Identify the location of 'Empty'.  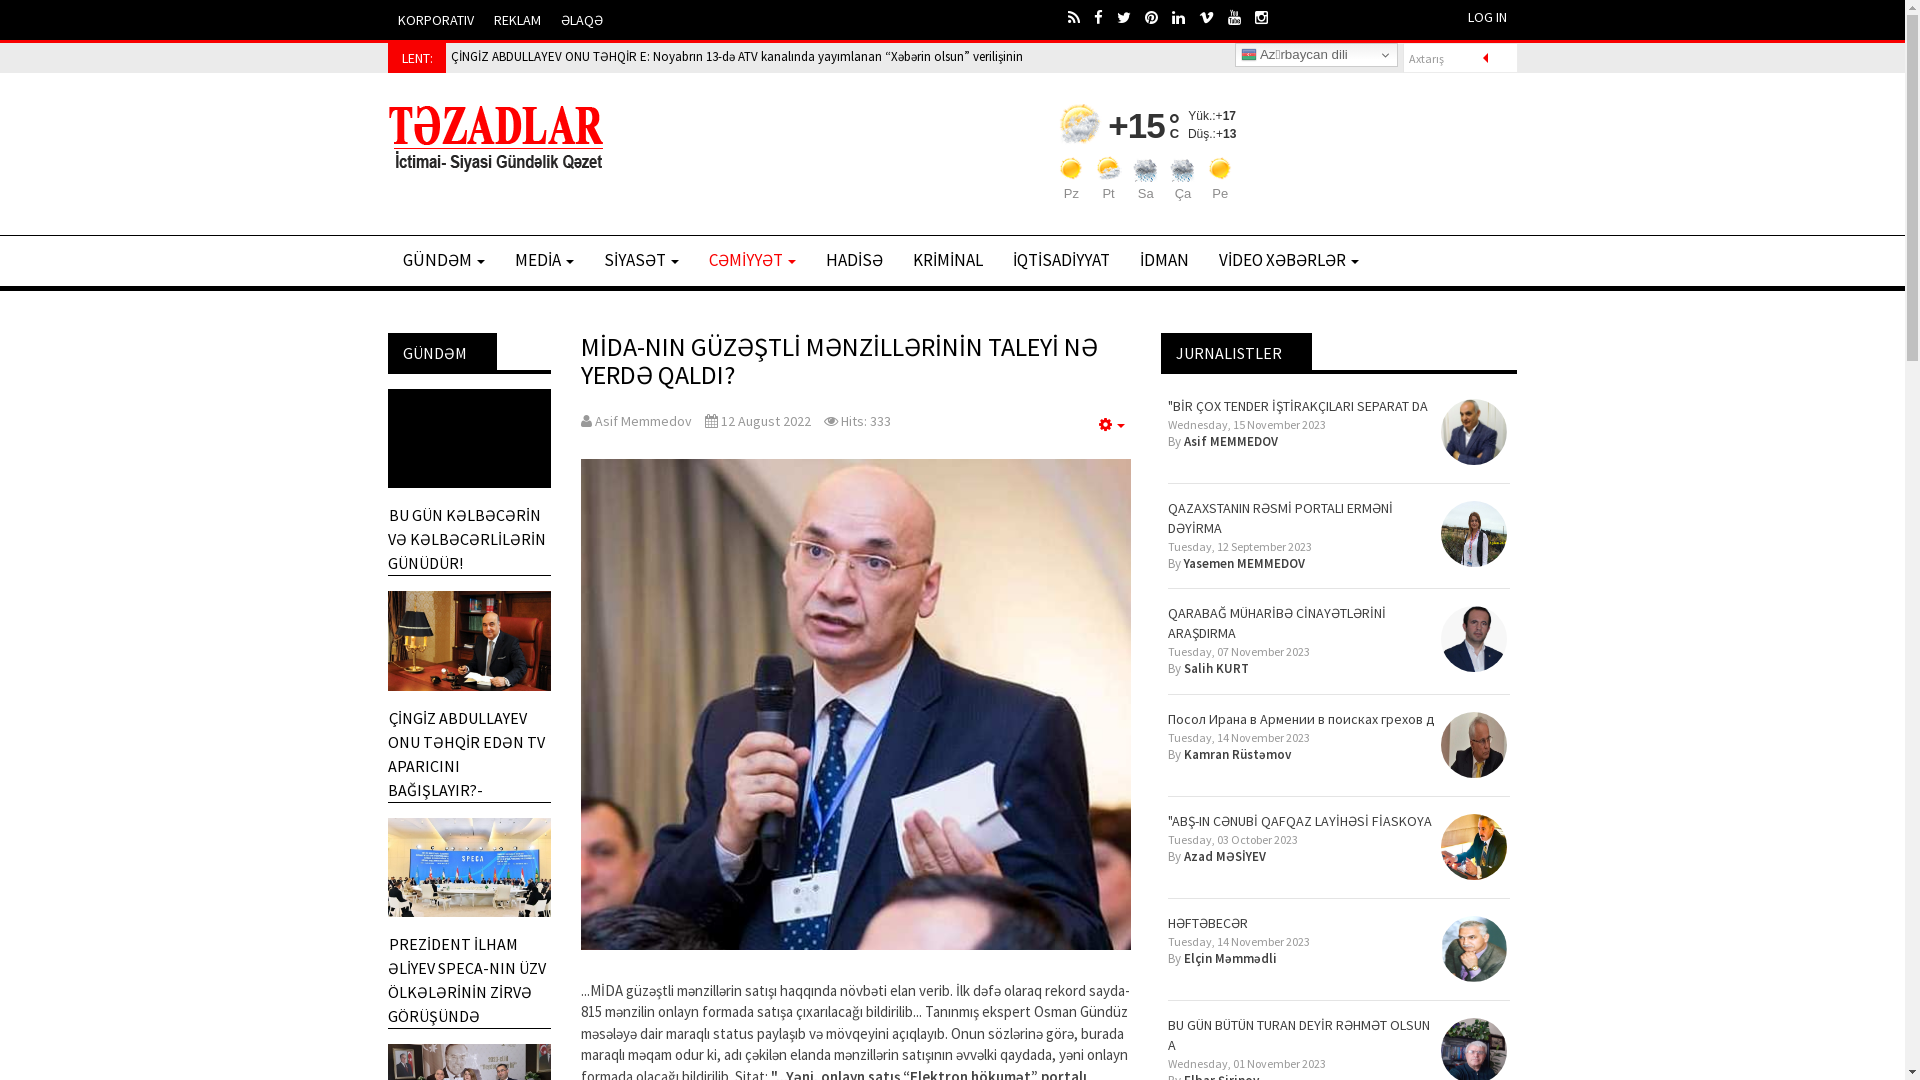
(1111, 423).